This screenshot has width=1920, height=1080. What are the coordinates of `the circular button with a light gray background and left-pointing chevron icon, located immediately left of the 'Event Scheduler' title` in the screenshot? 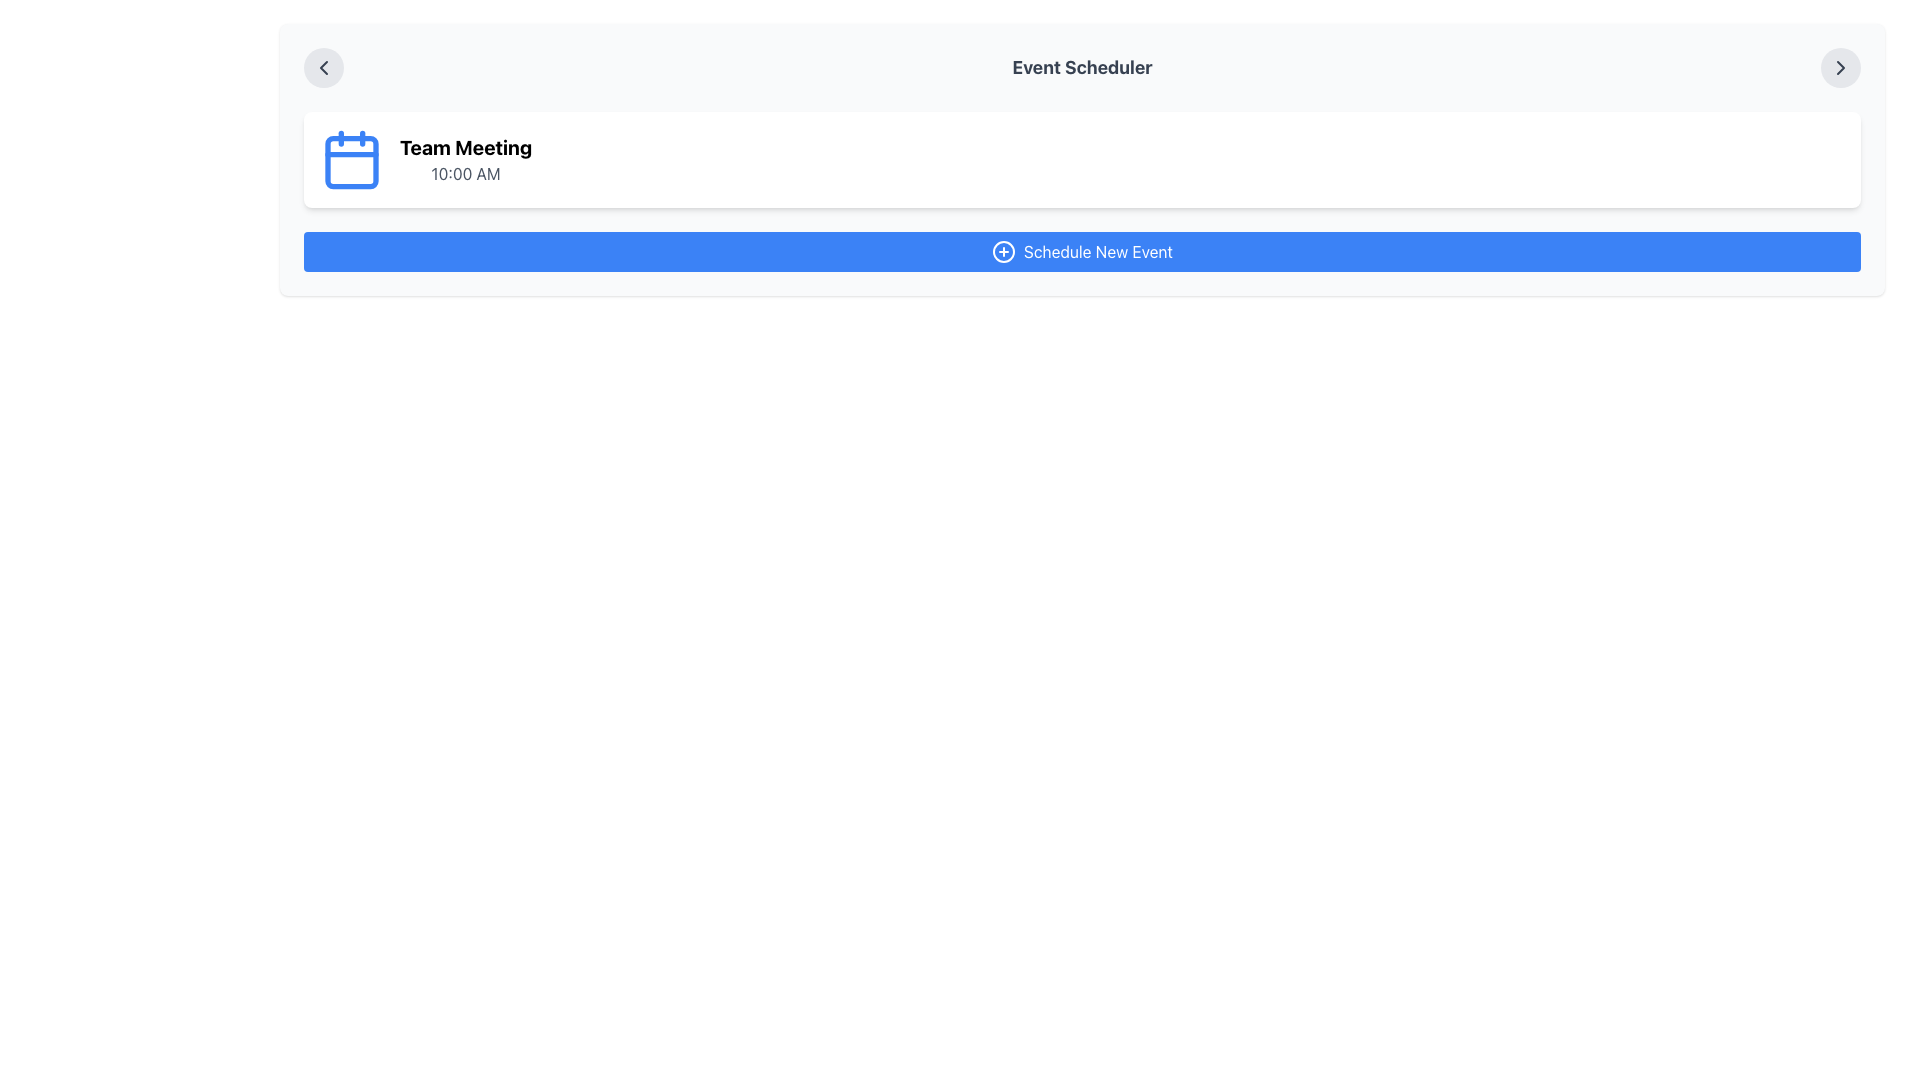 It's located at (324, 67).